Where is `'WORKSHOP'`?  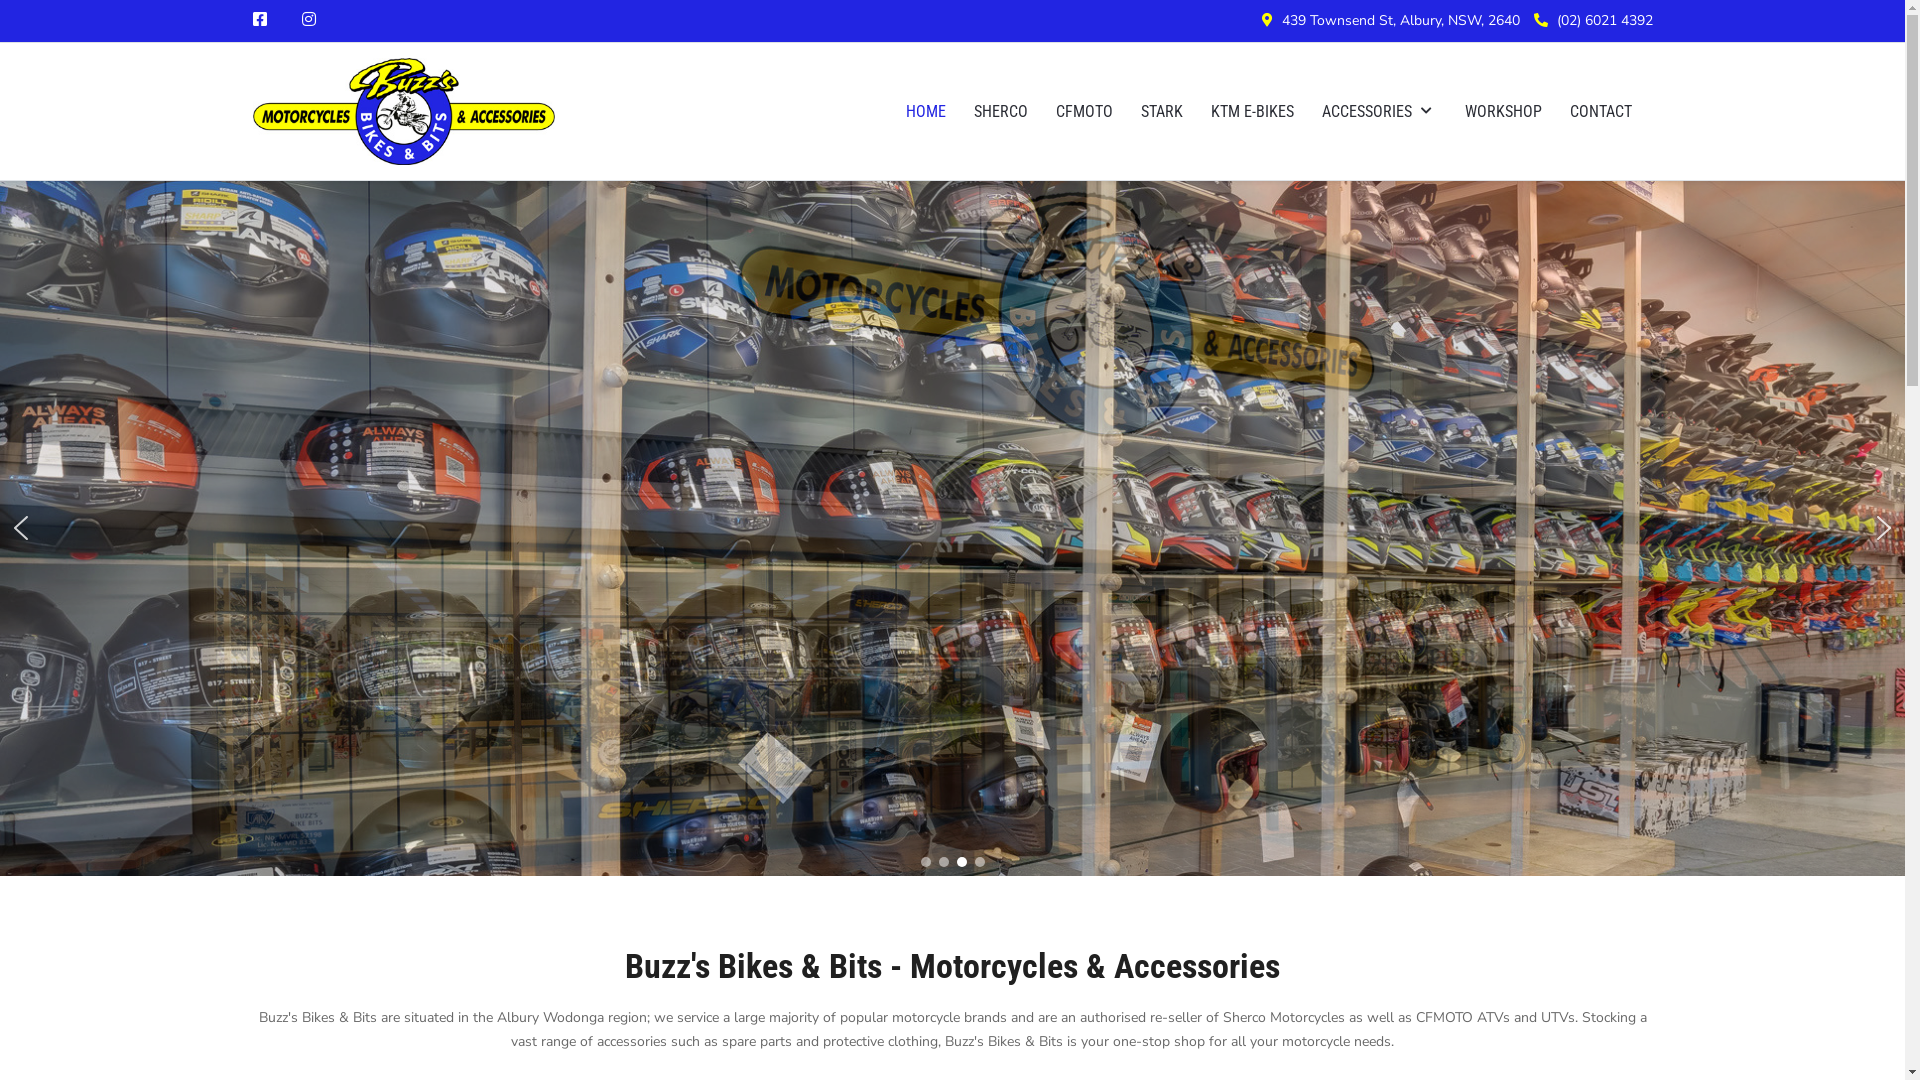 'WORKSHOP' is located at coordinates (1502, 111).